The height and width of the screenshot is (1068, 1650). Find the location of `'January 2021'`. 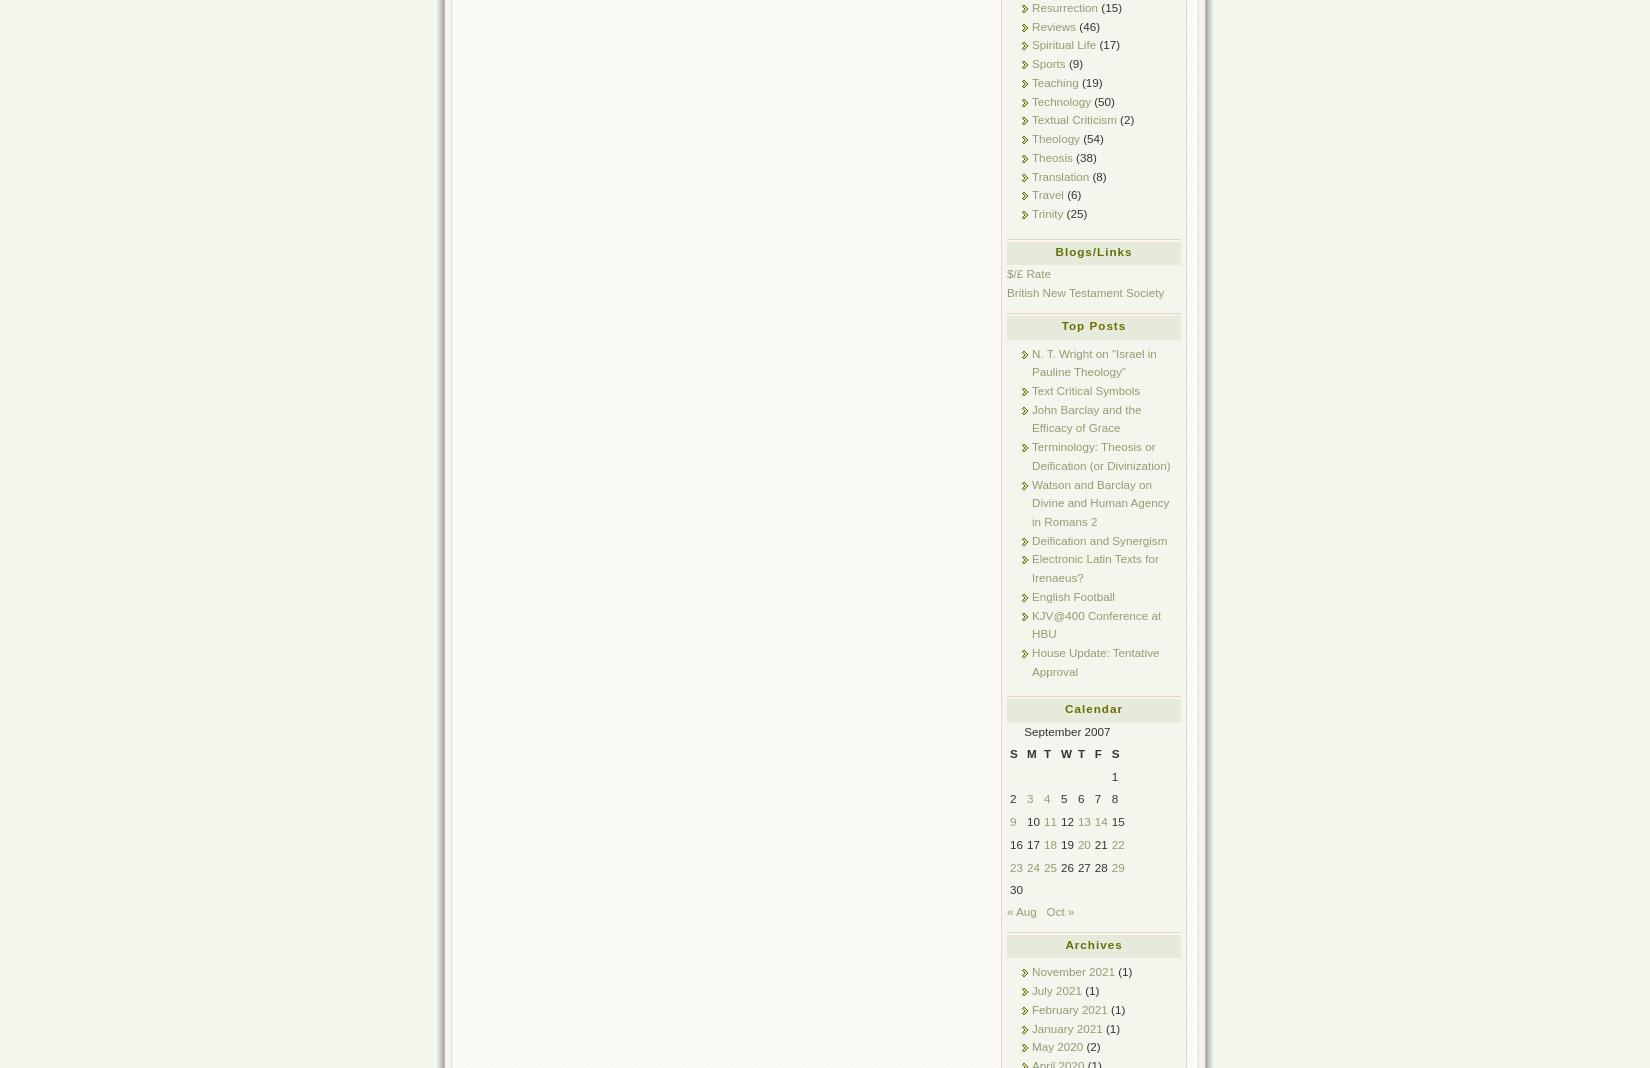

'January 2021' is located at coordinates (1067, 1027).